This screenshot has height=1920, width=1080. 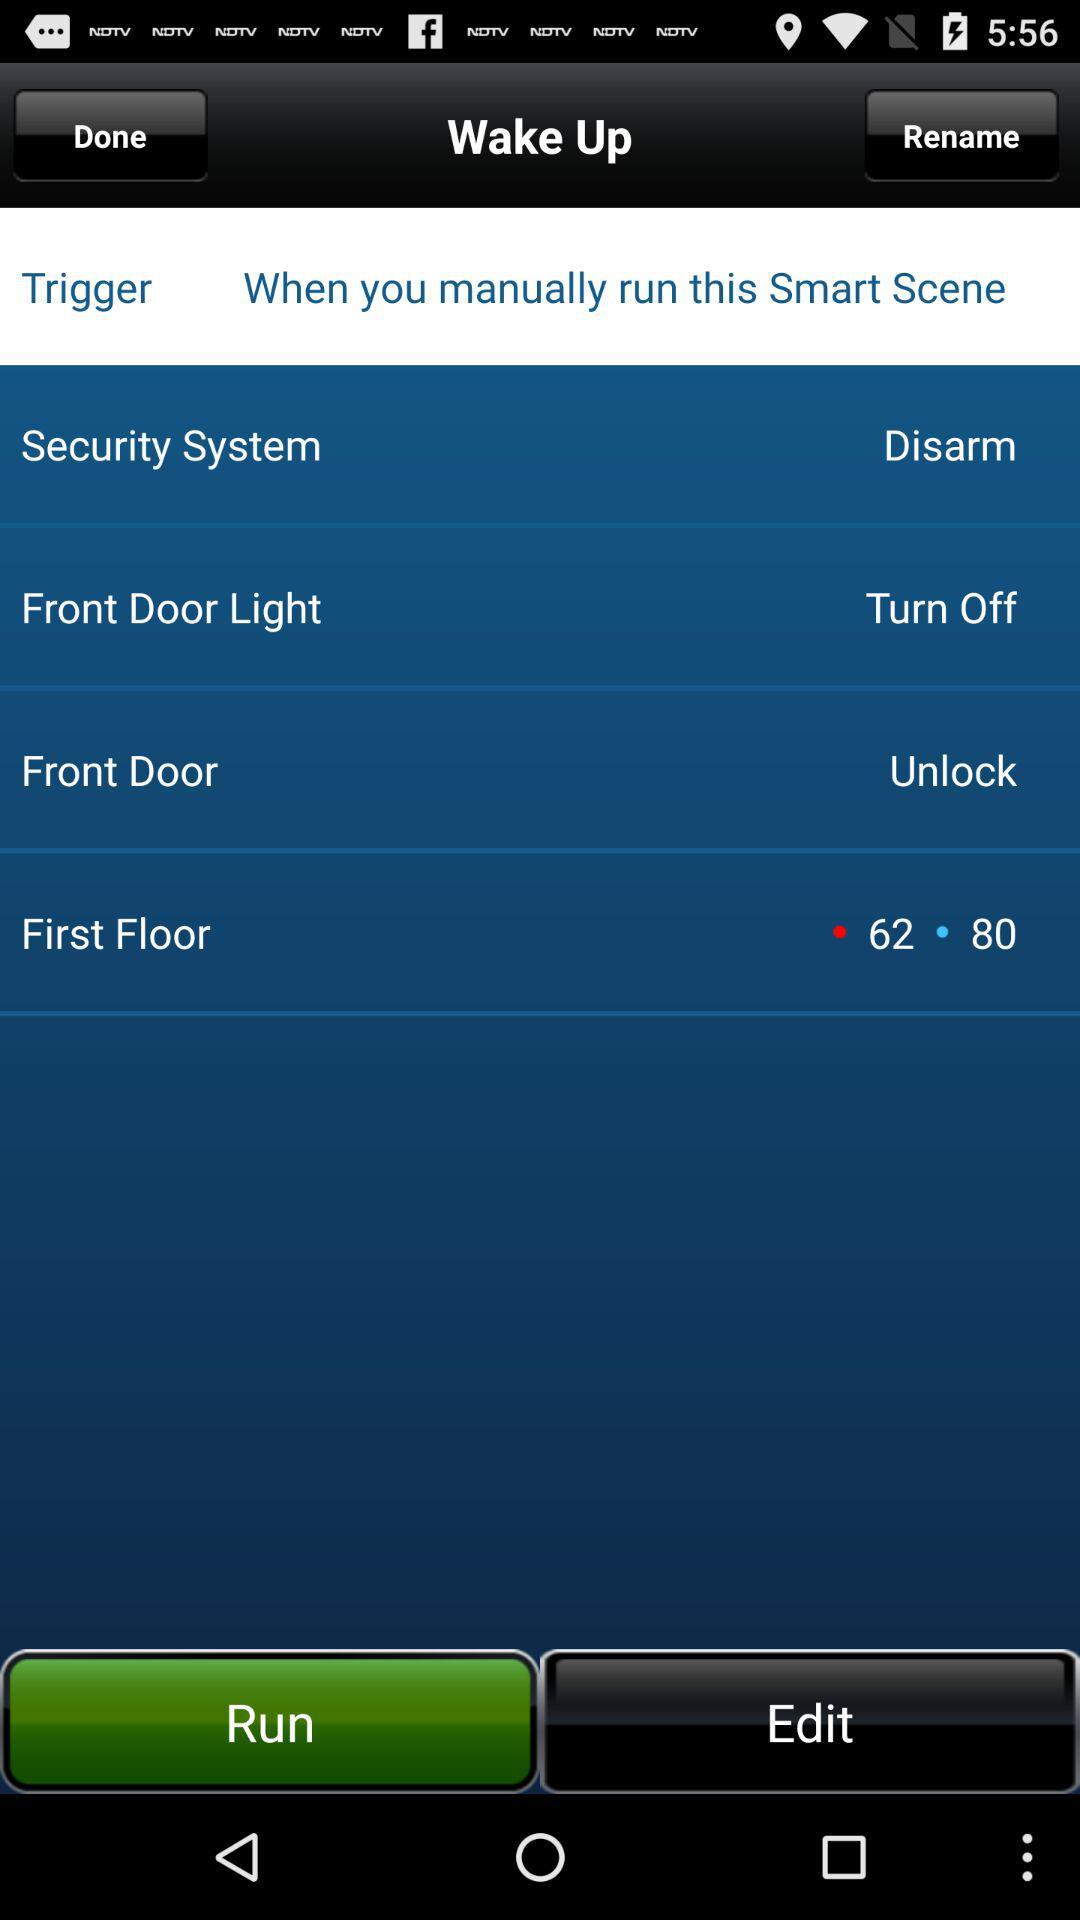 What do you see at coordinates (810, 1720) in the screenshot?
I see `item below the first floor item` at bounding box center [810, 1720].